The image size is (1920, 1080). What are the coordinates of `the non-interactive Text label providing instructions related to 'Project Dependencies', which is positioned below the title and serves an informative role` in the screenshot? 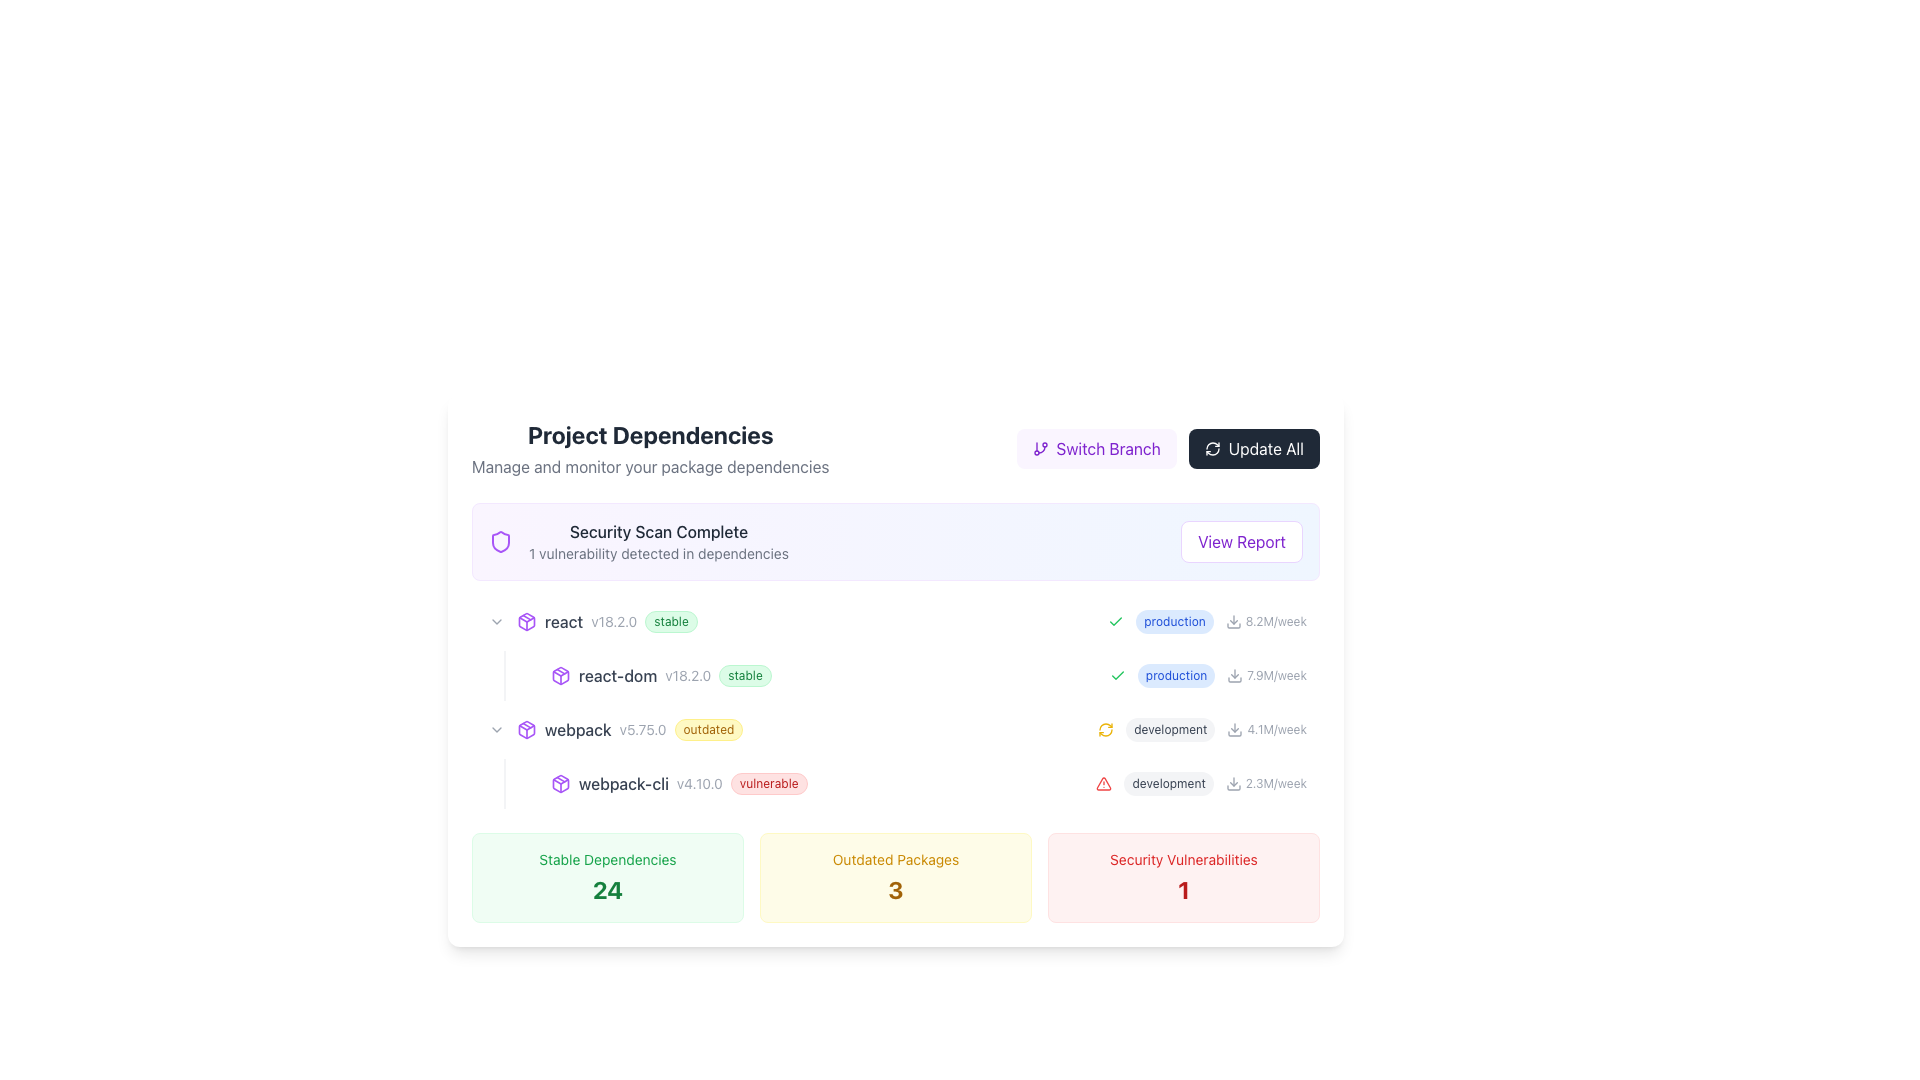 It's located at (650, 466).